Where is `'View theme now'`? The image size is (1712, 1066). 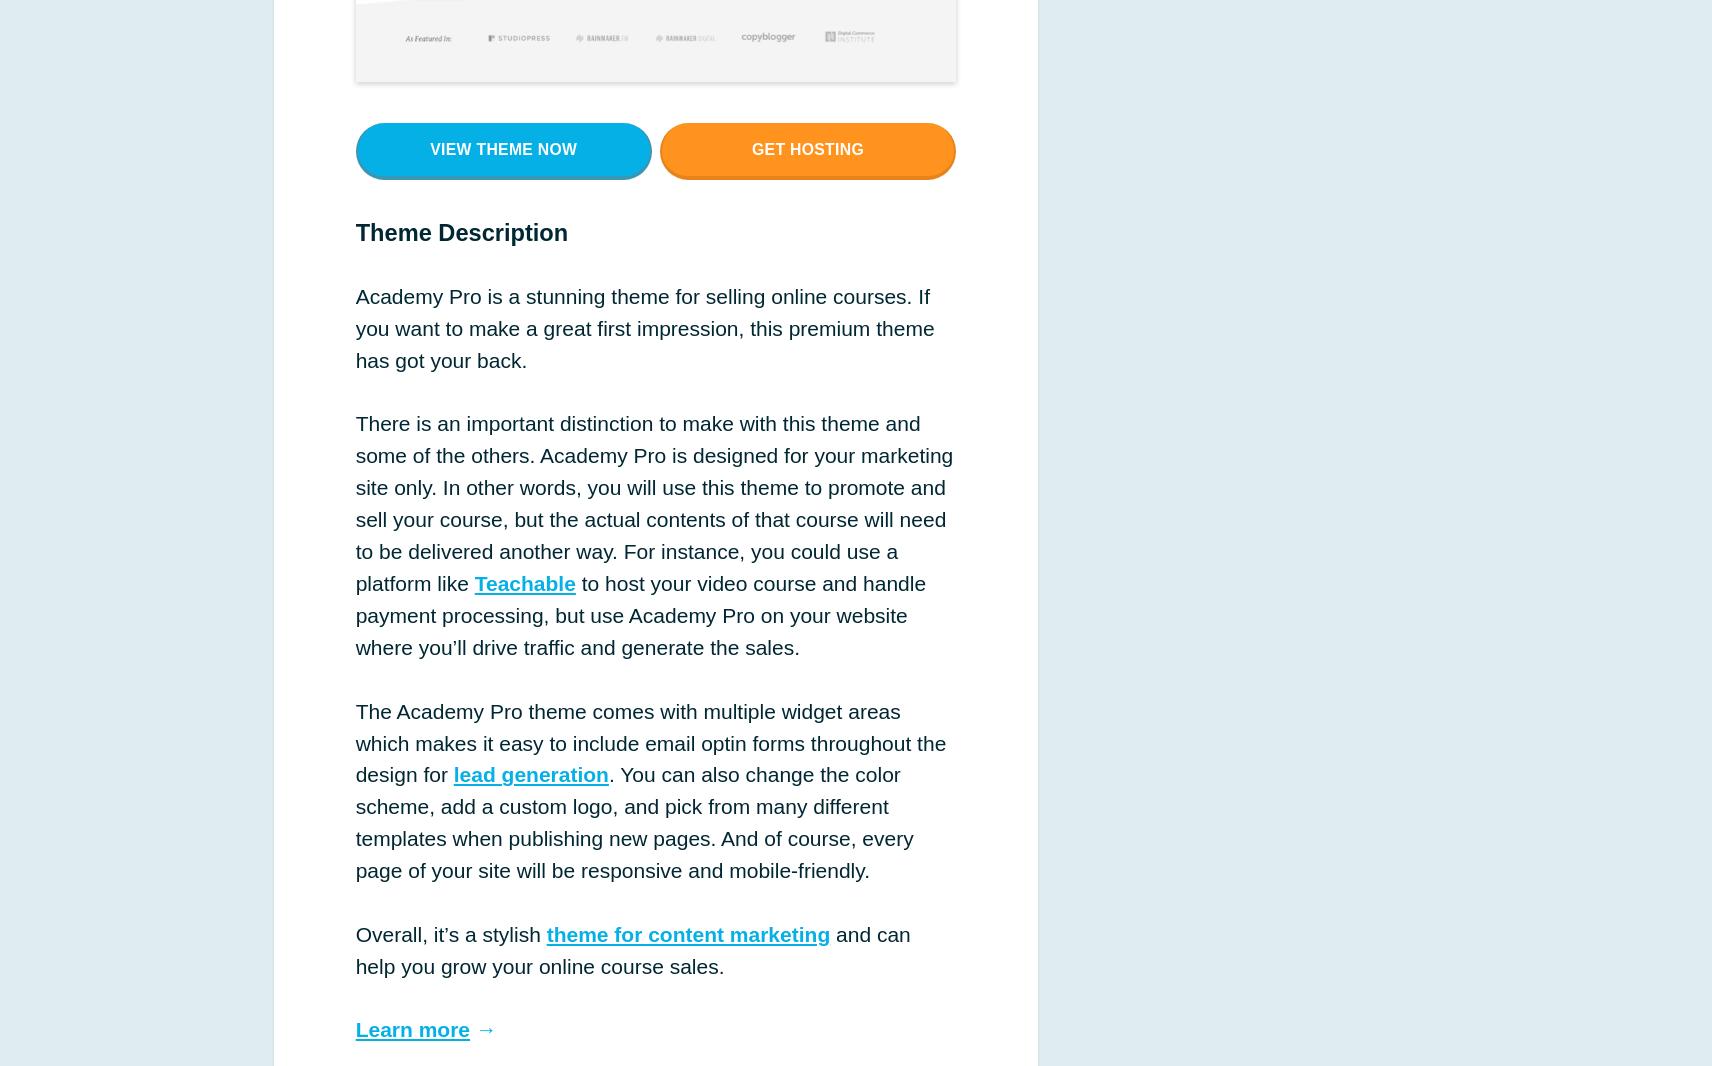 'View theme now' is located at coordinates (502, 147).